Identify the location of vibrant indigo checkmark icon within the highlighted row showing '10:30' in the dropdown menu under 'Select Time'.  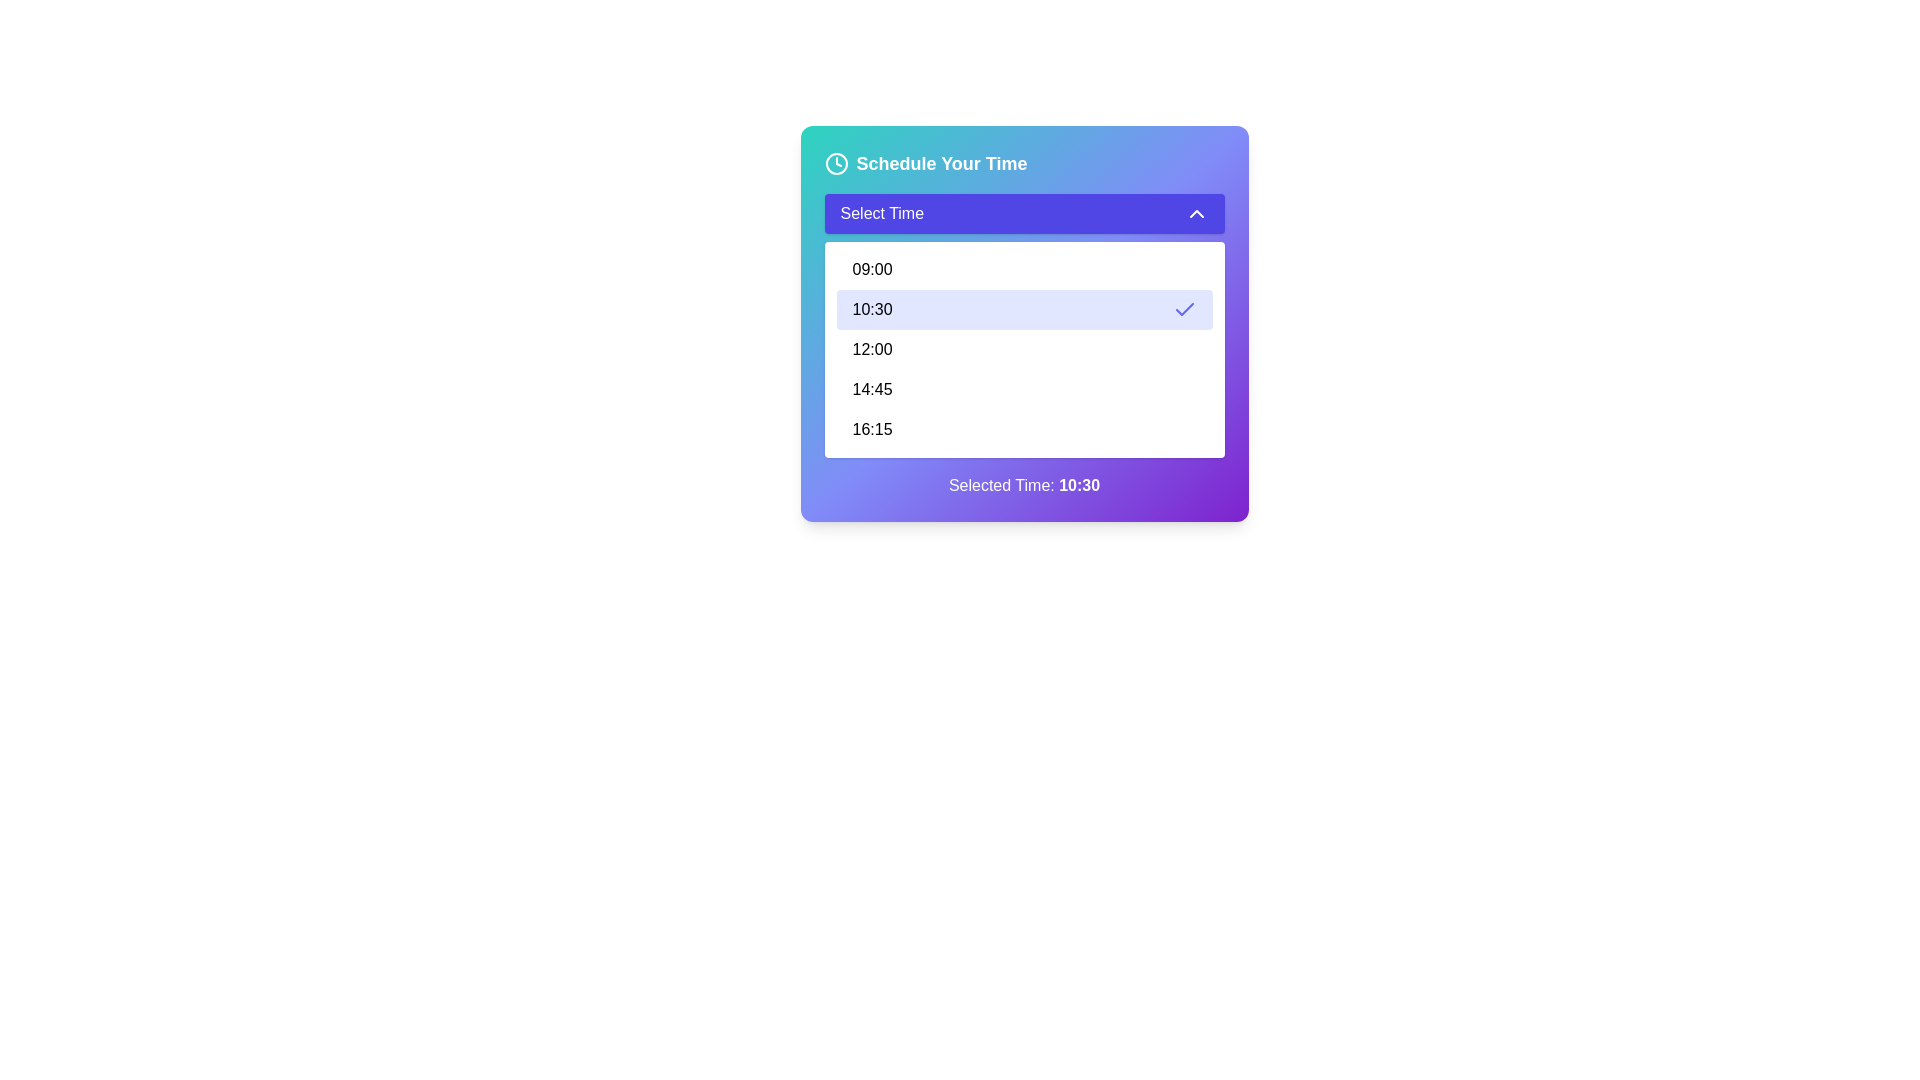
(1184, 309).